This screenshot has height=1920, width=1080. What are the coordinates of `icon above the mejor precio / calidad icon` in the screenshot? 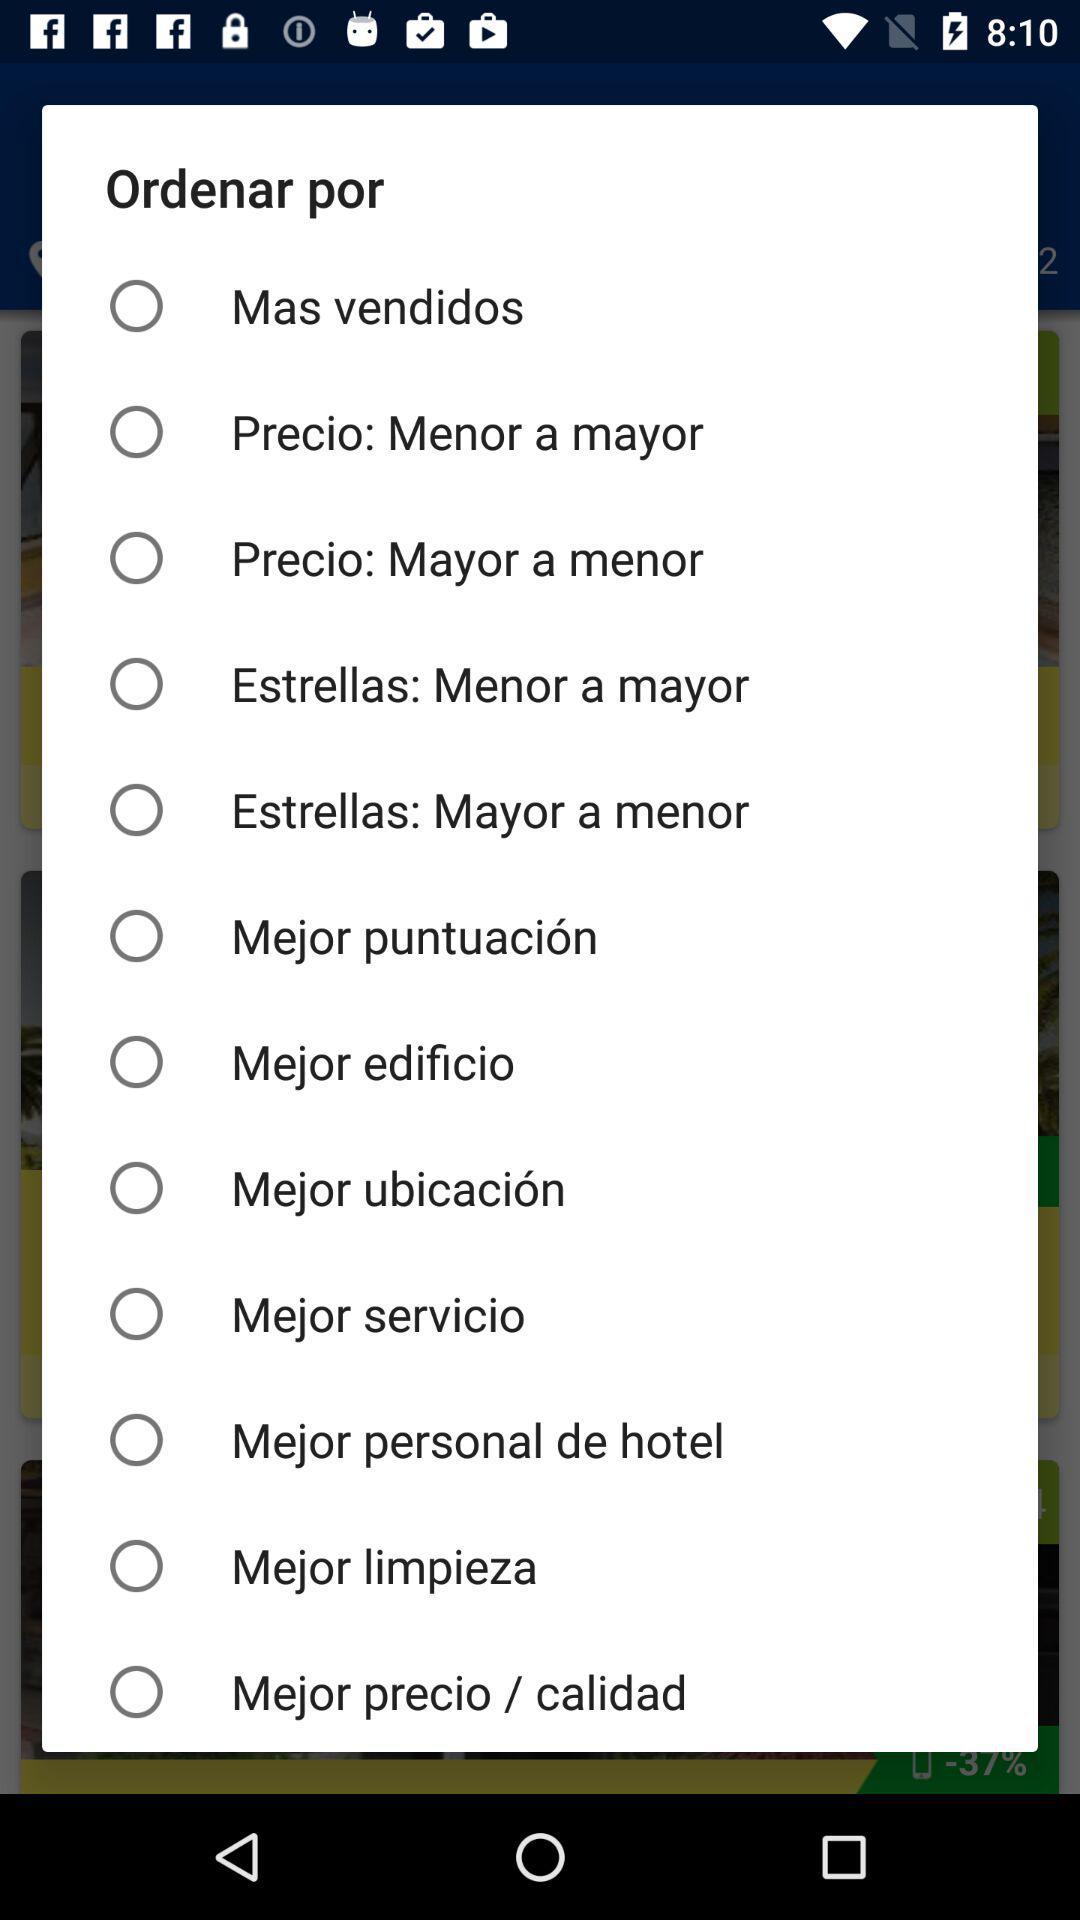 It's located at (540, 1564).